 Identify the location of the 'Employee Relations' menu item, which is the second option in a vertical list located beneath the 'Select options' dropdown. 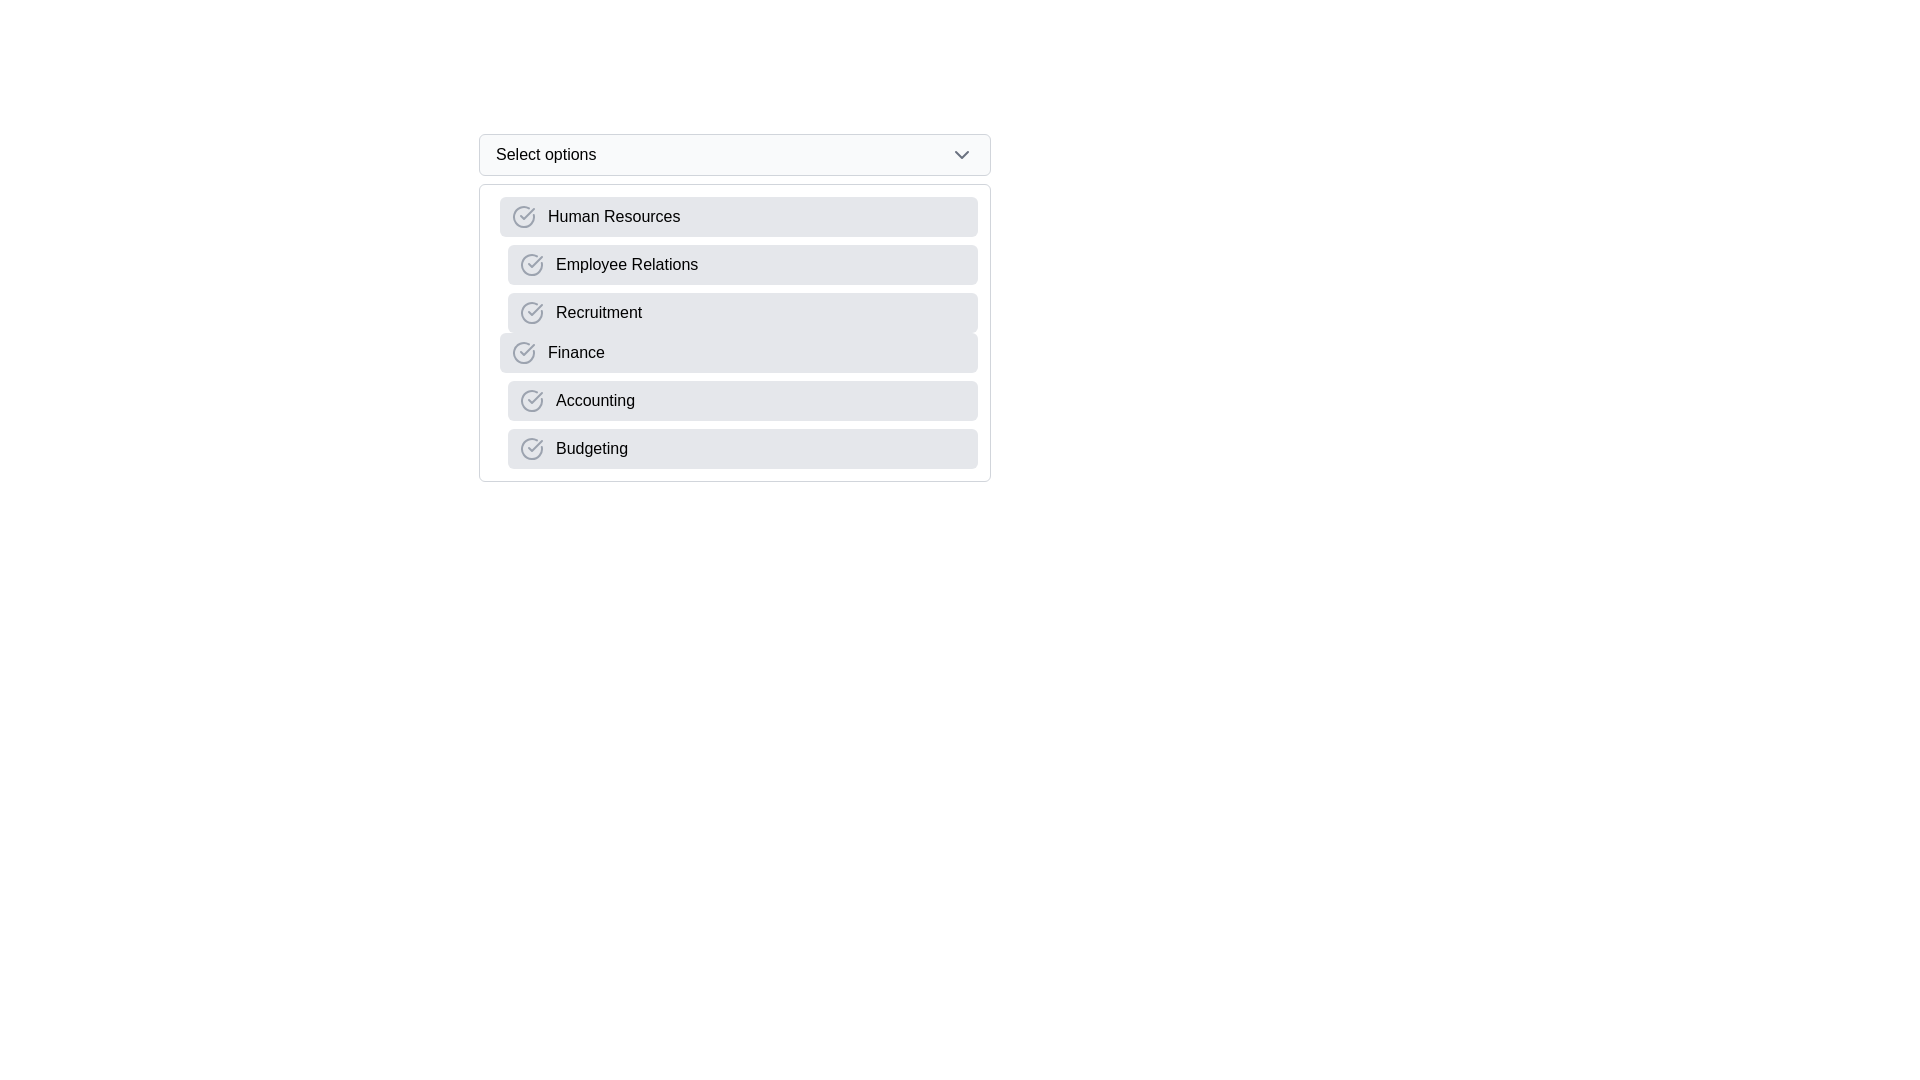
(738, 264).